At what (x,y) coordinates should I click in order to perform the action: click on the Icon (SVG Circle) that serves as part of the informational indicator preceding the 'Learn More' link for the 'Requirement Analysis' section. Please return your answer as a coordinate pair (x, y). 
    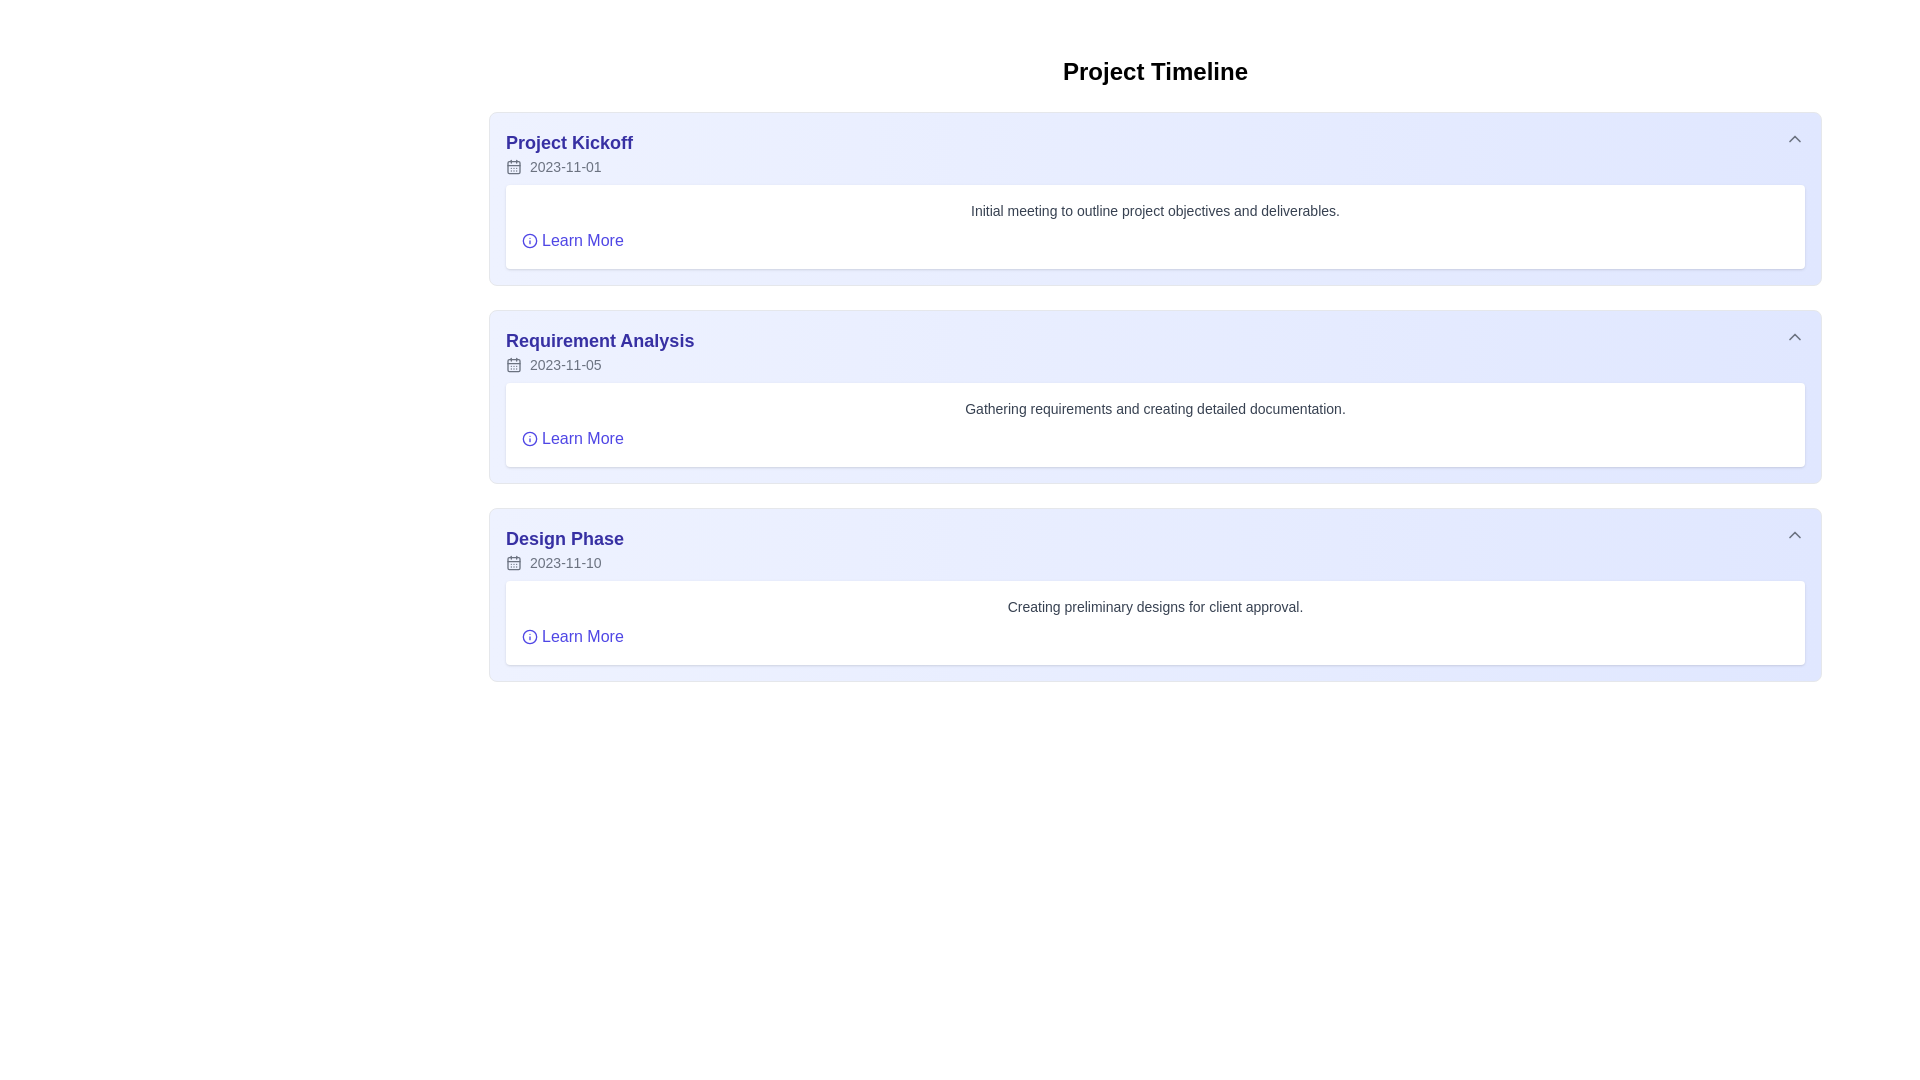
    Looking at the image, I should click on (529, 239).